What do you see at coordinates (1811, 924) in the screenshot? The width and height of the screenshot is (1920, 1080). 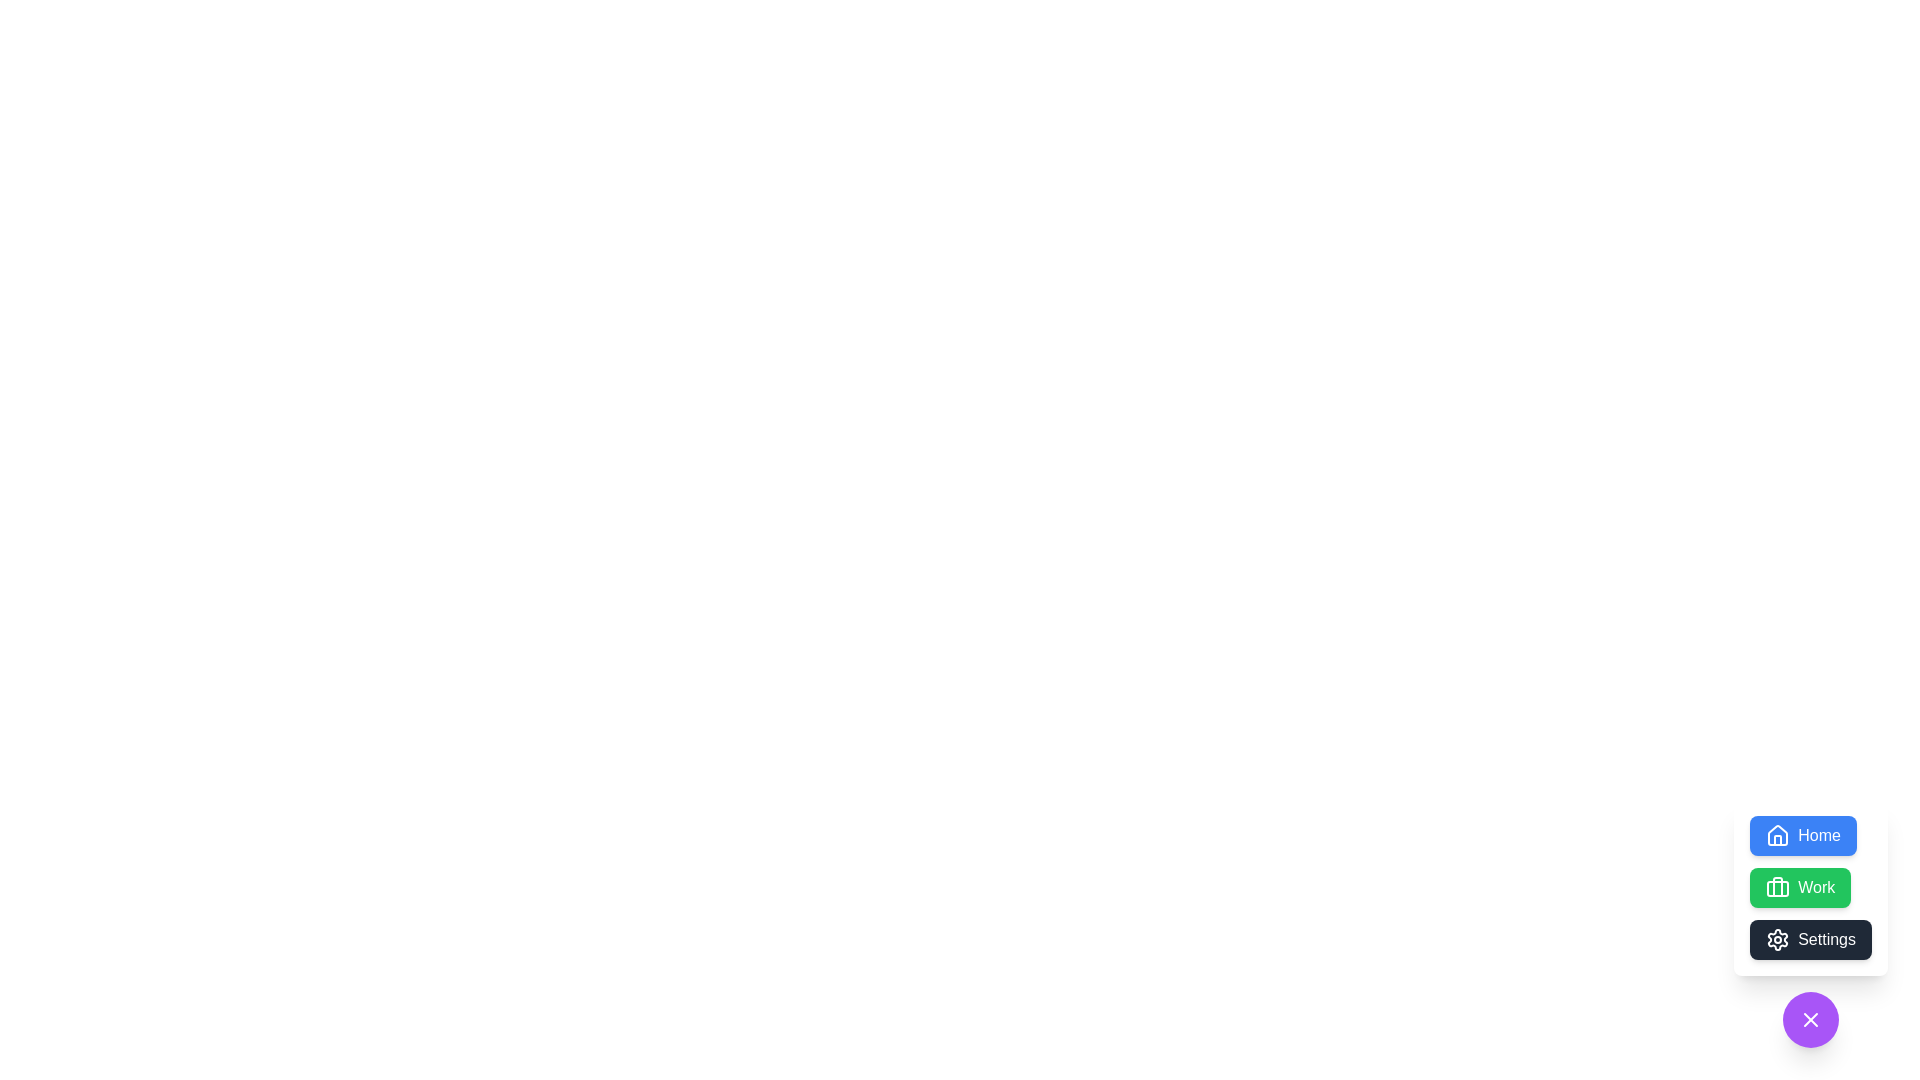 I see `the third button in the bottom-right panel` at bounding box center [1811, 924].